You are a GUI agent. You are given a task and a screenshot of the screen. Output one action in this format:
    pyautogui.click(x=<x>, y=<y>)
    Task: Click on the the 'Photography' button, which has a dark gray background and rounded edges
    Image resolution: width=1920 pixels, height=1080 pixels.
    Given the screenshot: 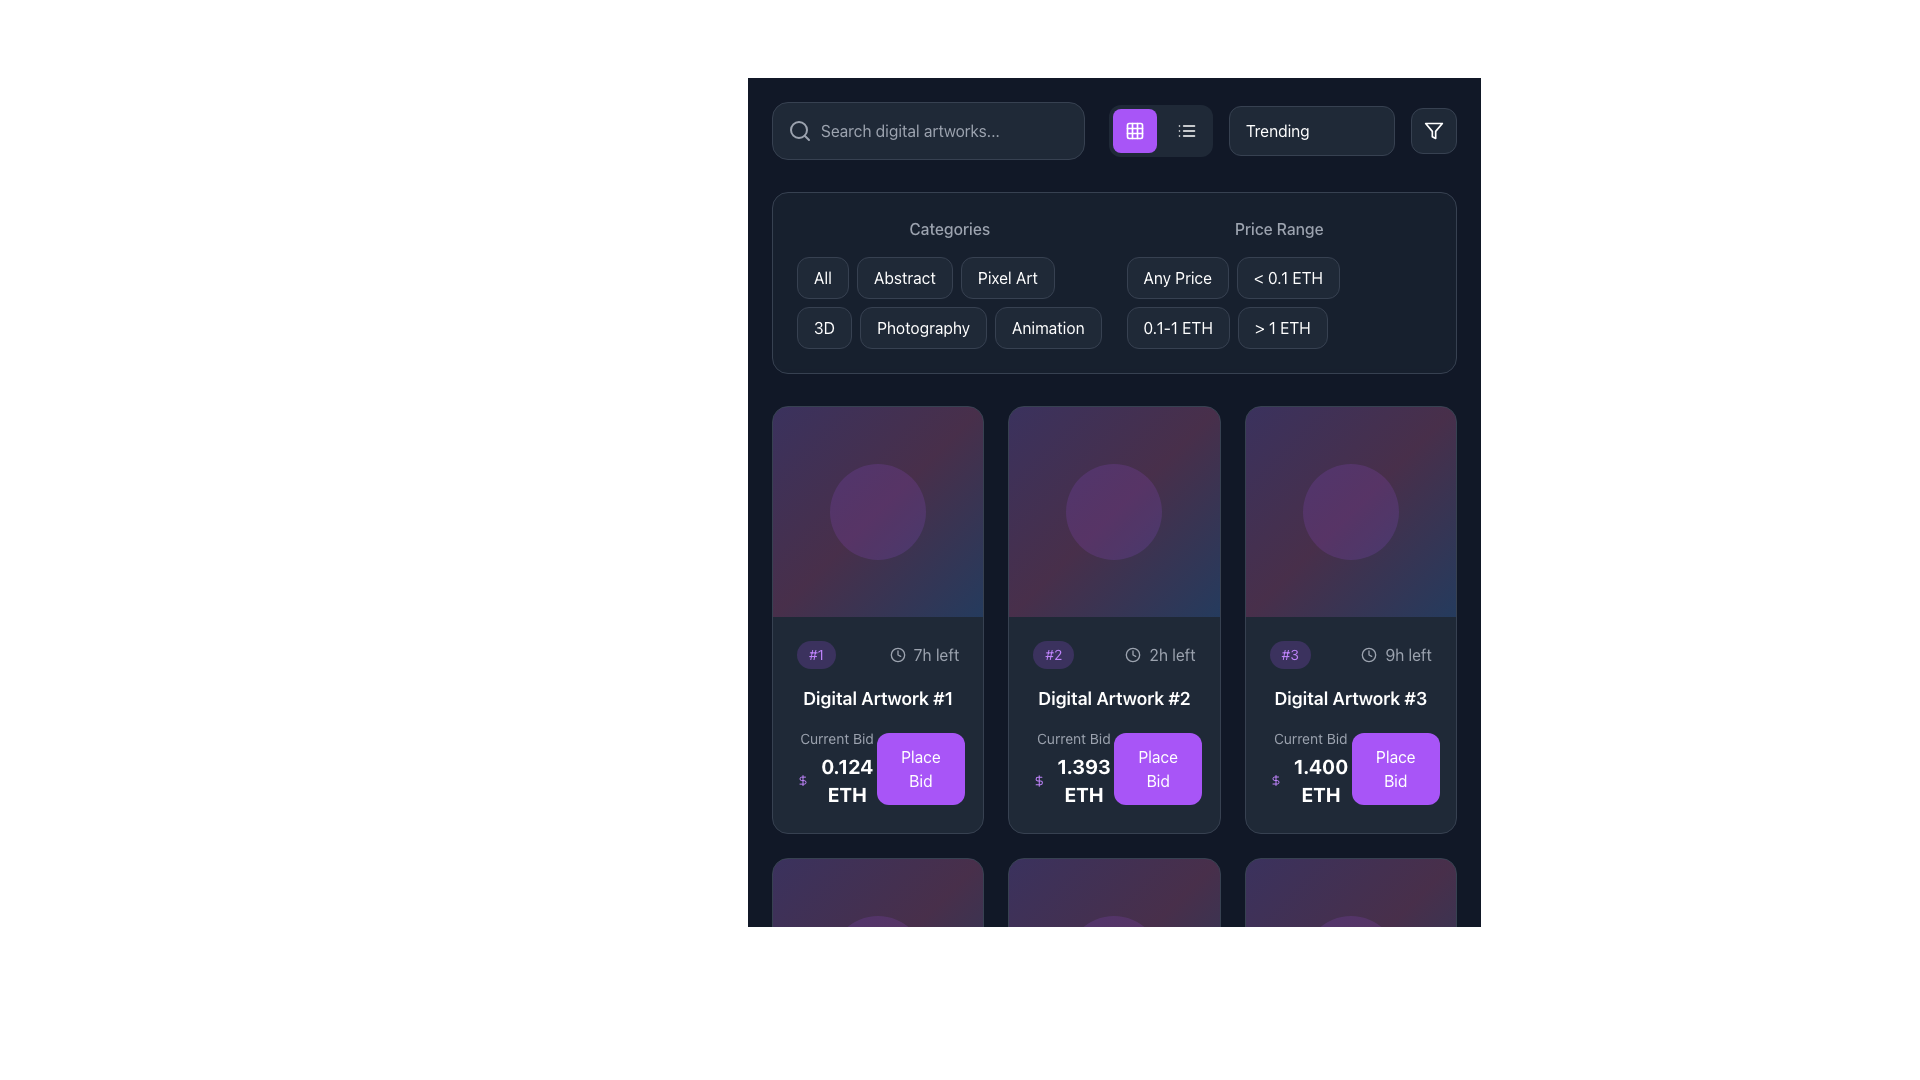 What is the action you would take?
    pyautogui.click(x=922, y=326)
    